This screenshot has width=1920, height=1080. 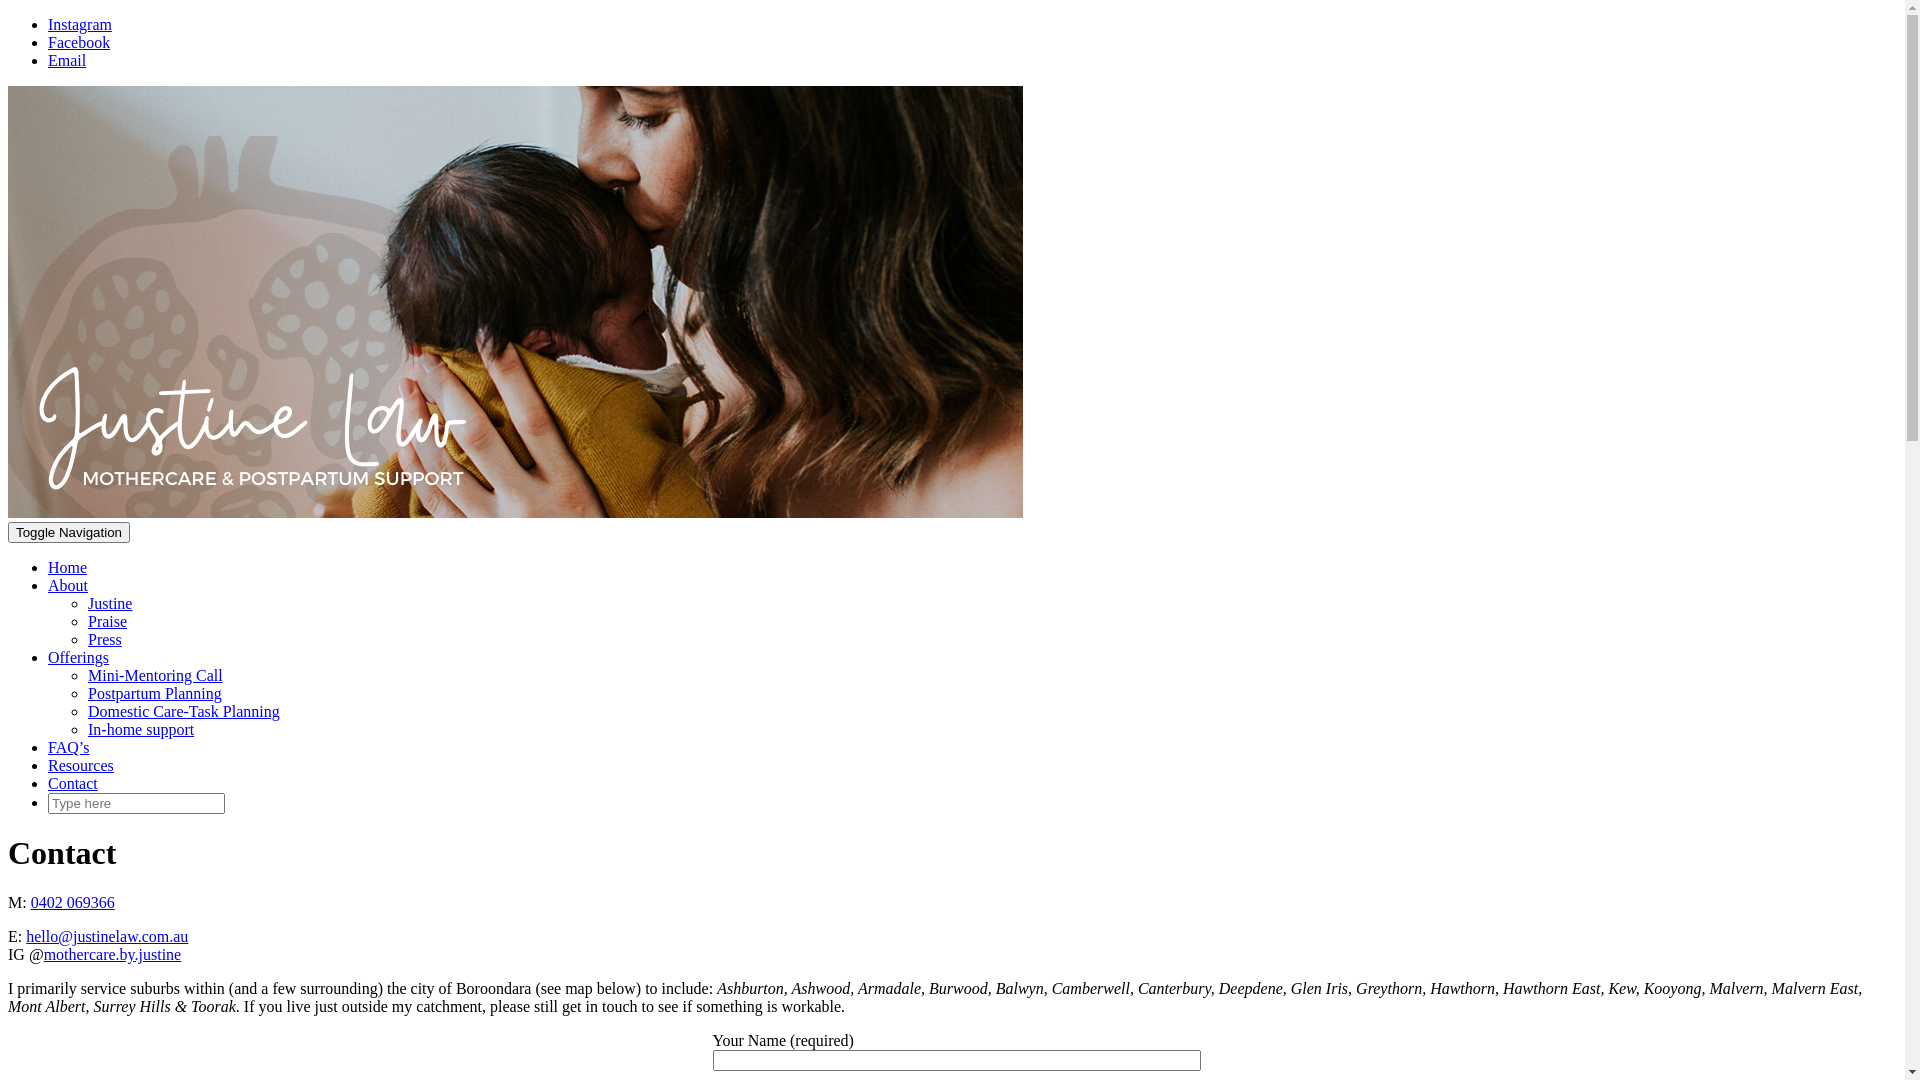 I want to click on '0402 069366', so click(x=30, y=902).